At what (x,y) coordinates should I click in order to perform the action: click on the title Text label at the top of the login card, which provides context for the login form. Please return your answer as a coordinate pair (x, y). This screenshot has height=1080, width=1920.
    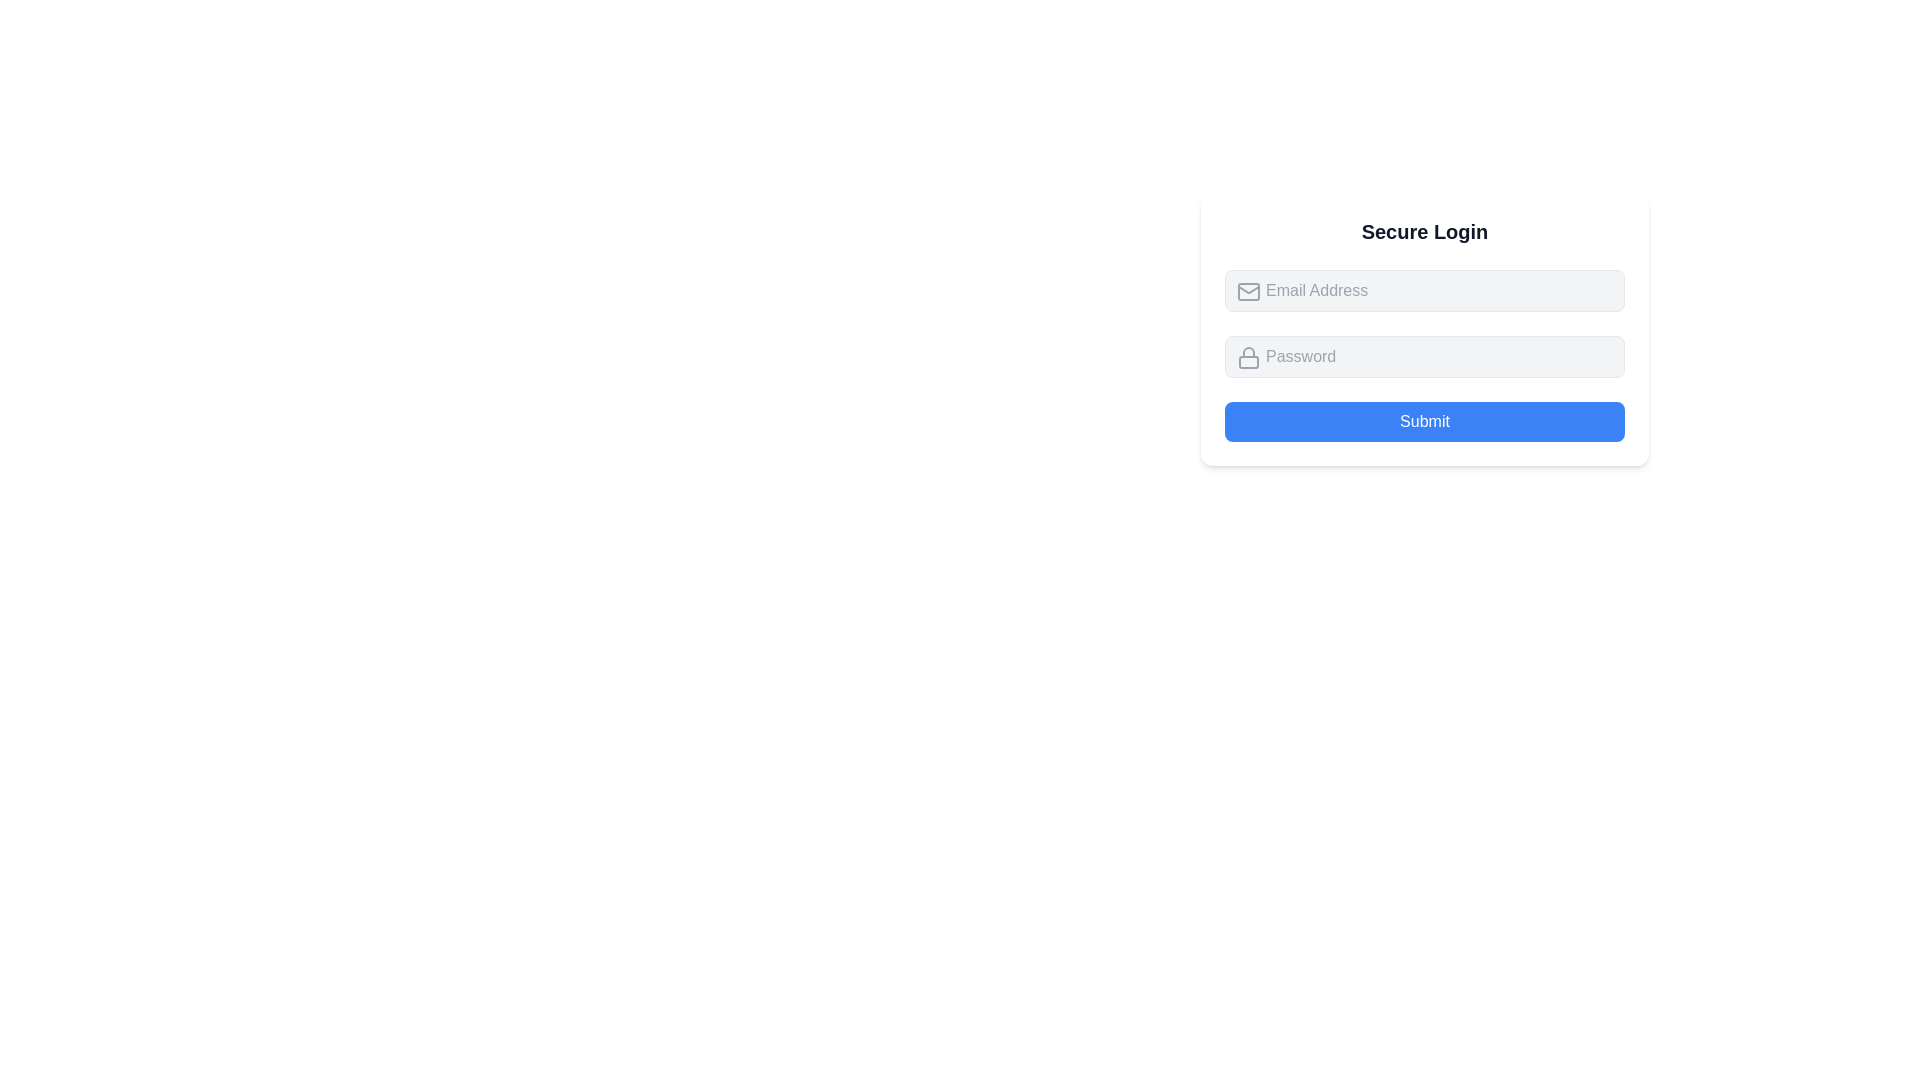
    Looking at the image, I should click on (1424, 230).